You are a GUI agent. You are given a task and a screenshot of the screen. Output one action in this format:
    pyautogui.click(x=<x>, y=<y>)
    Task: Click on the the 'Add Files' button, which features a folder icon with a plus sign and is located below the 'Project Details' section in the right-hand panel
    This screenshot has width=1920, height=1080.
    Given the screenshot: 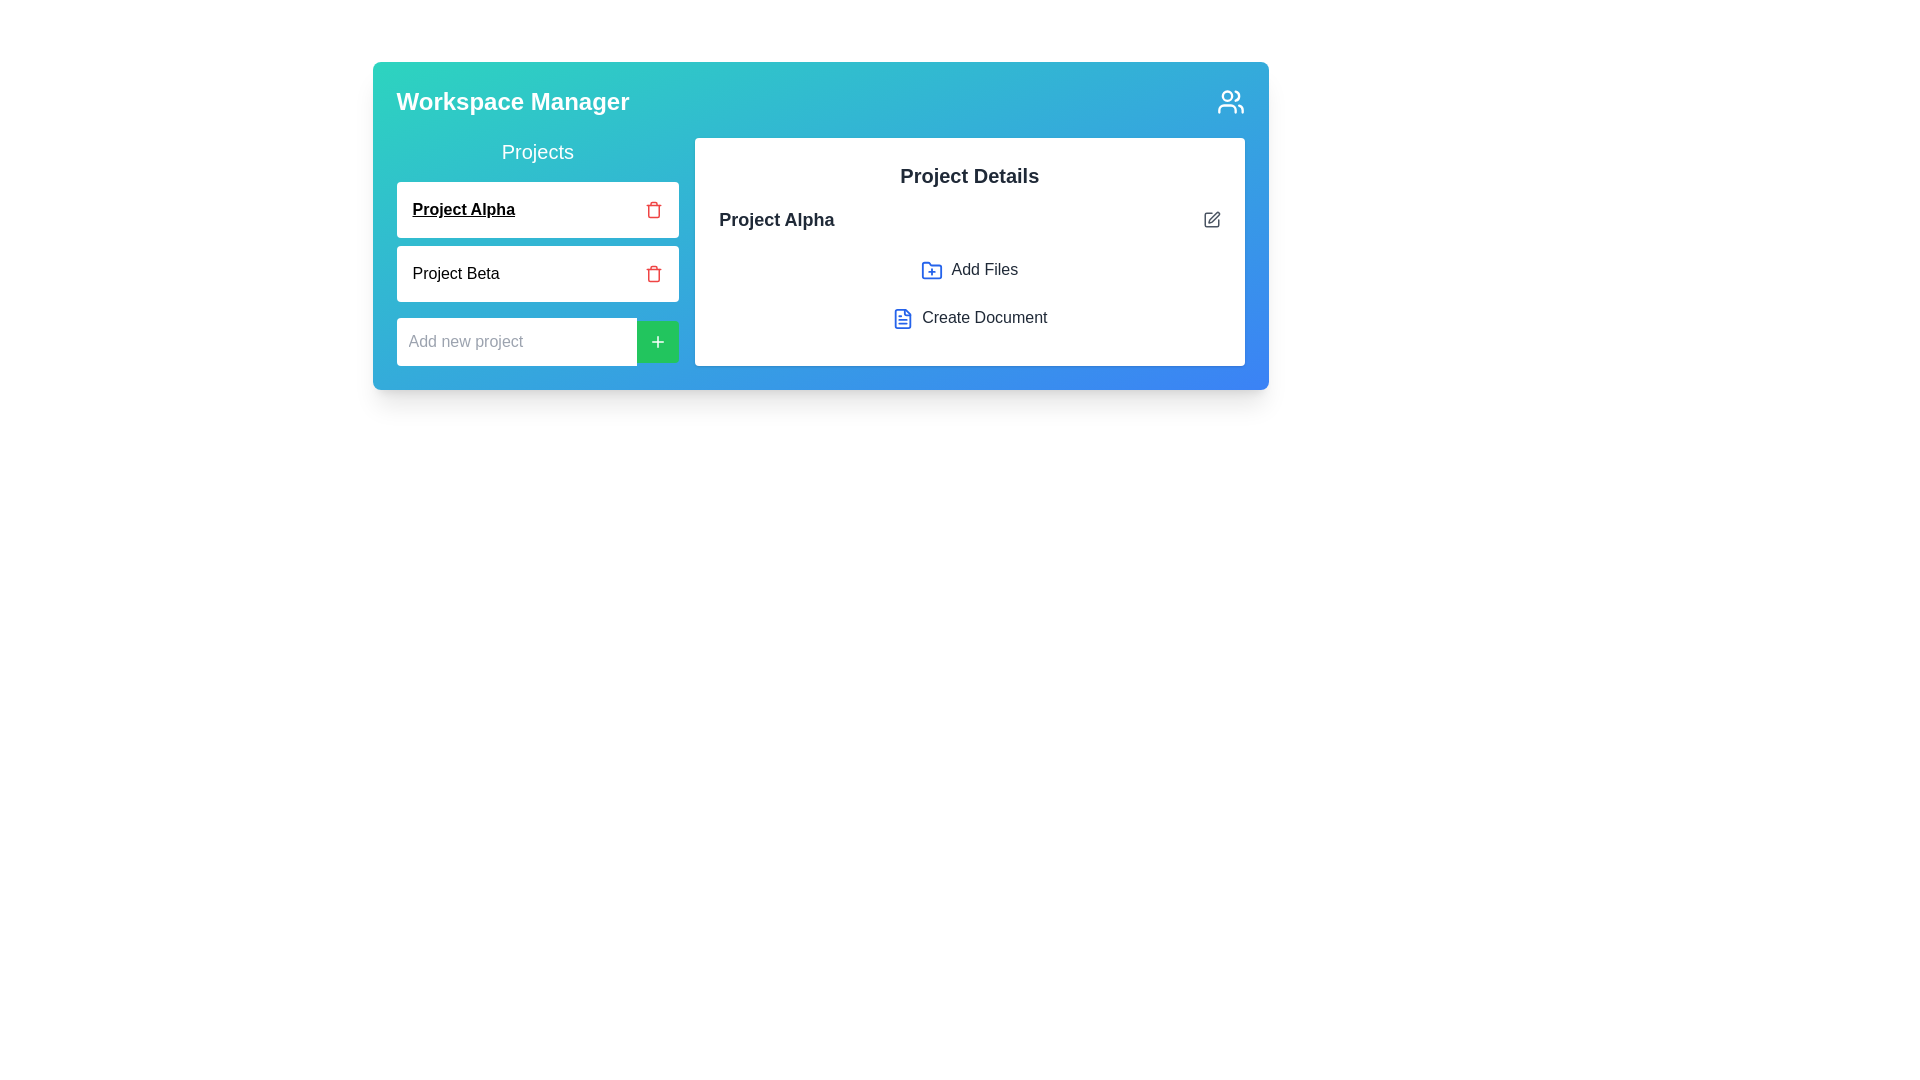 What is the action you would take?
    pyautogui.click(x=969, y=270)
    